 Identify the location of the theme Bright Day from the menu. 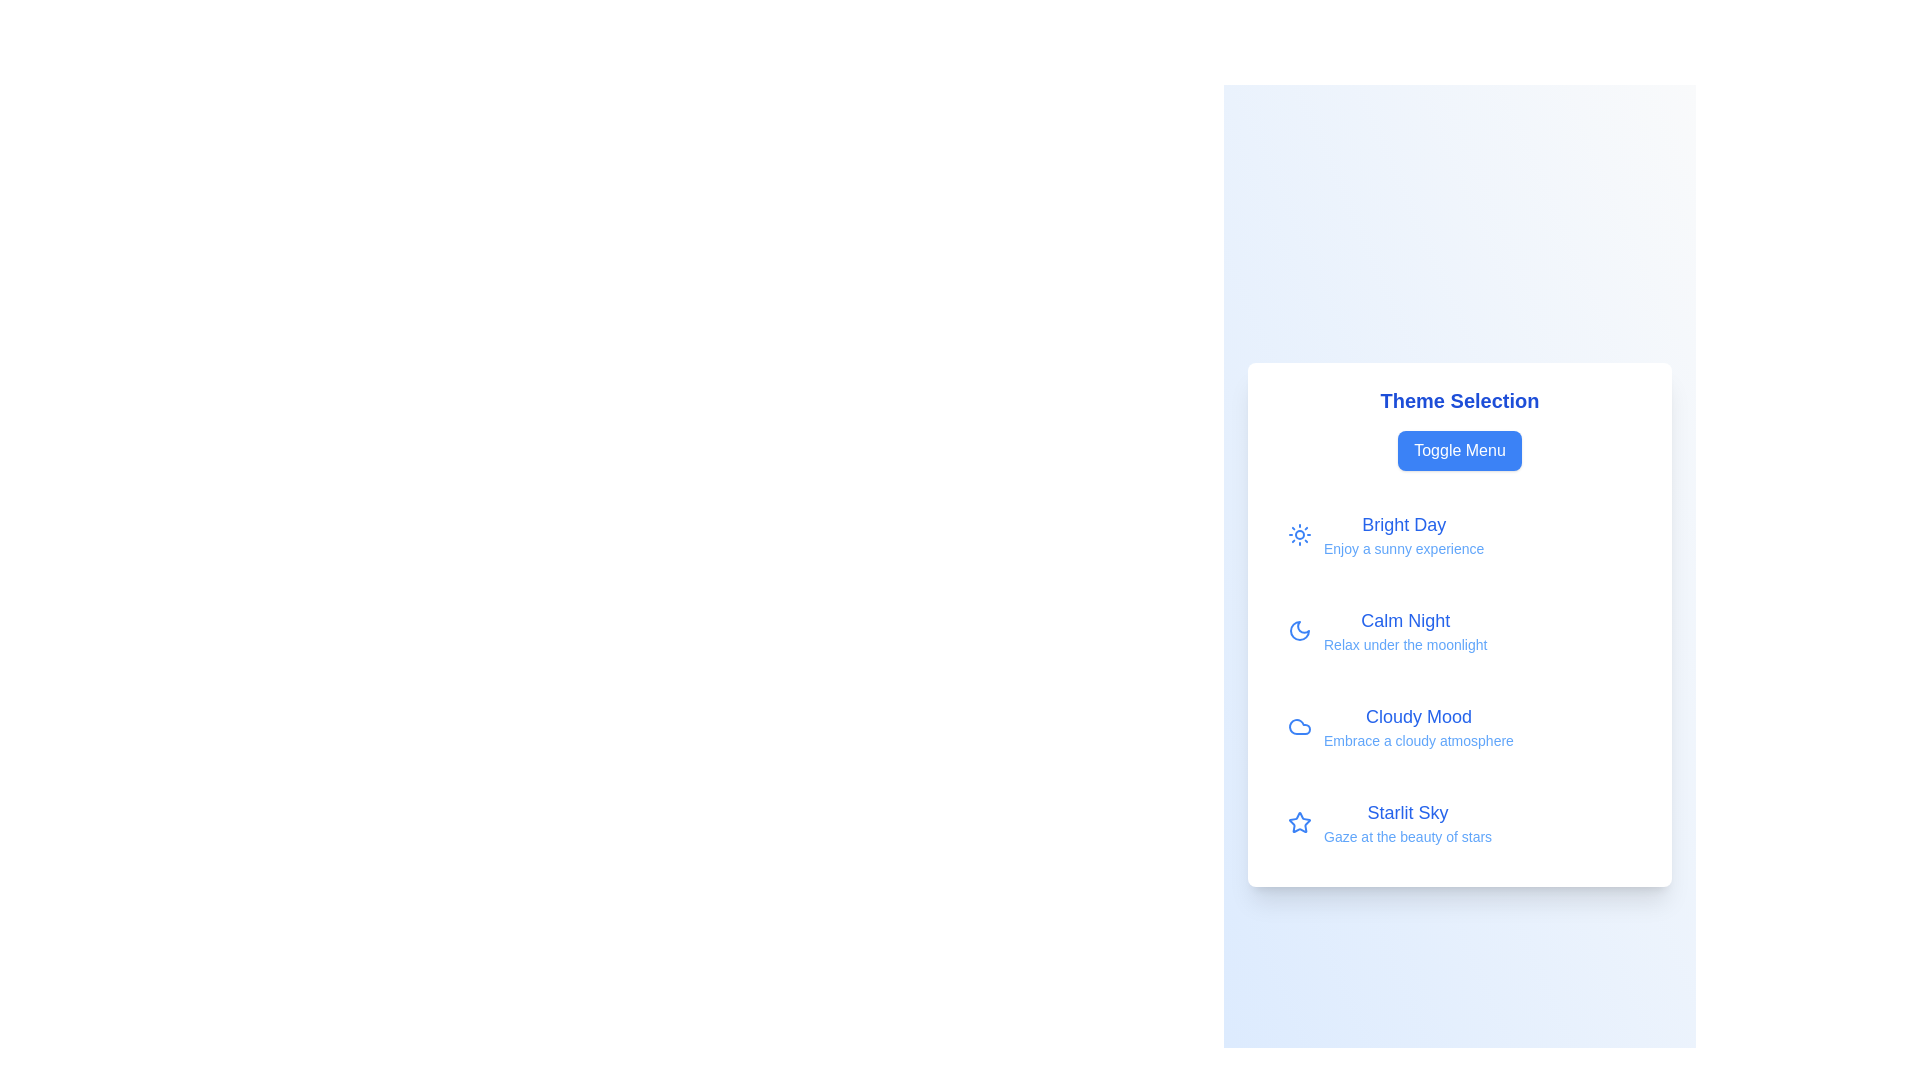
(1459, 534).